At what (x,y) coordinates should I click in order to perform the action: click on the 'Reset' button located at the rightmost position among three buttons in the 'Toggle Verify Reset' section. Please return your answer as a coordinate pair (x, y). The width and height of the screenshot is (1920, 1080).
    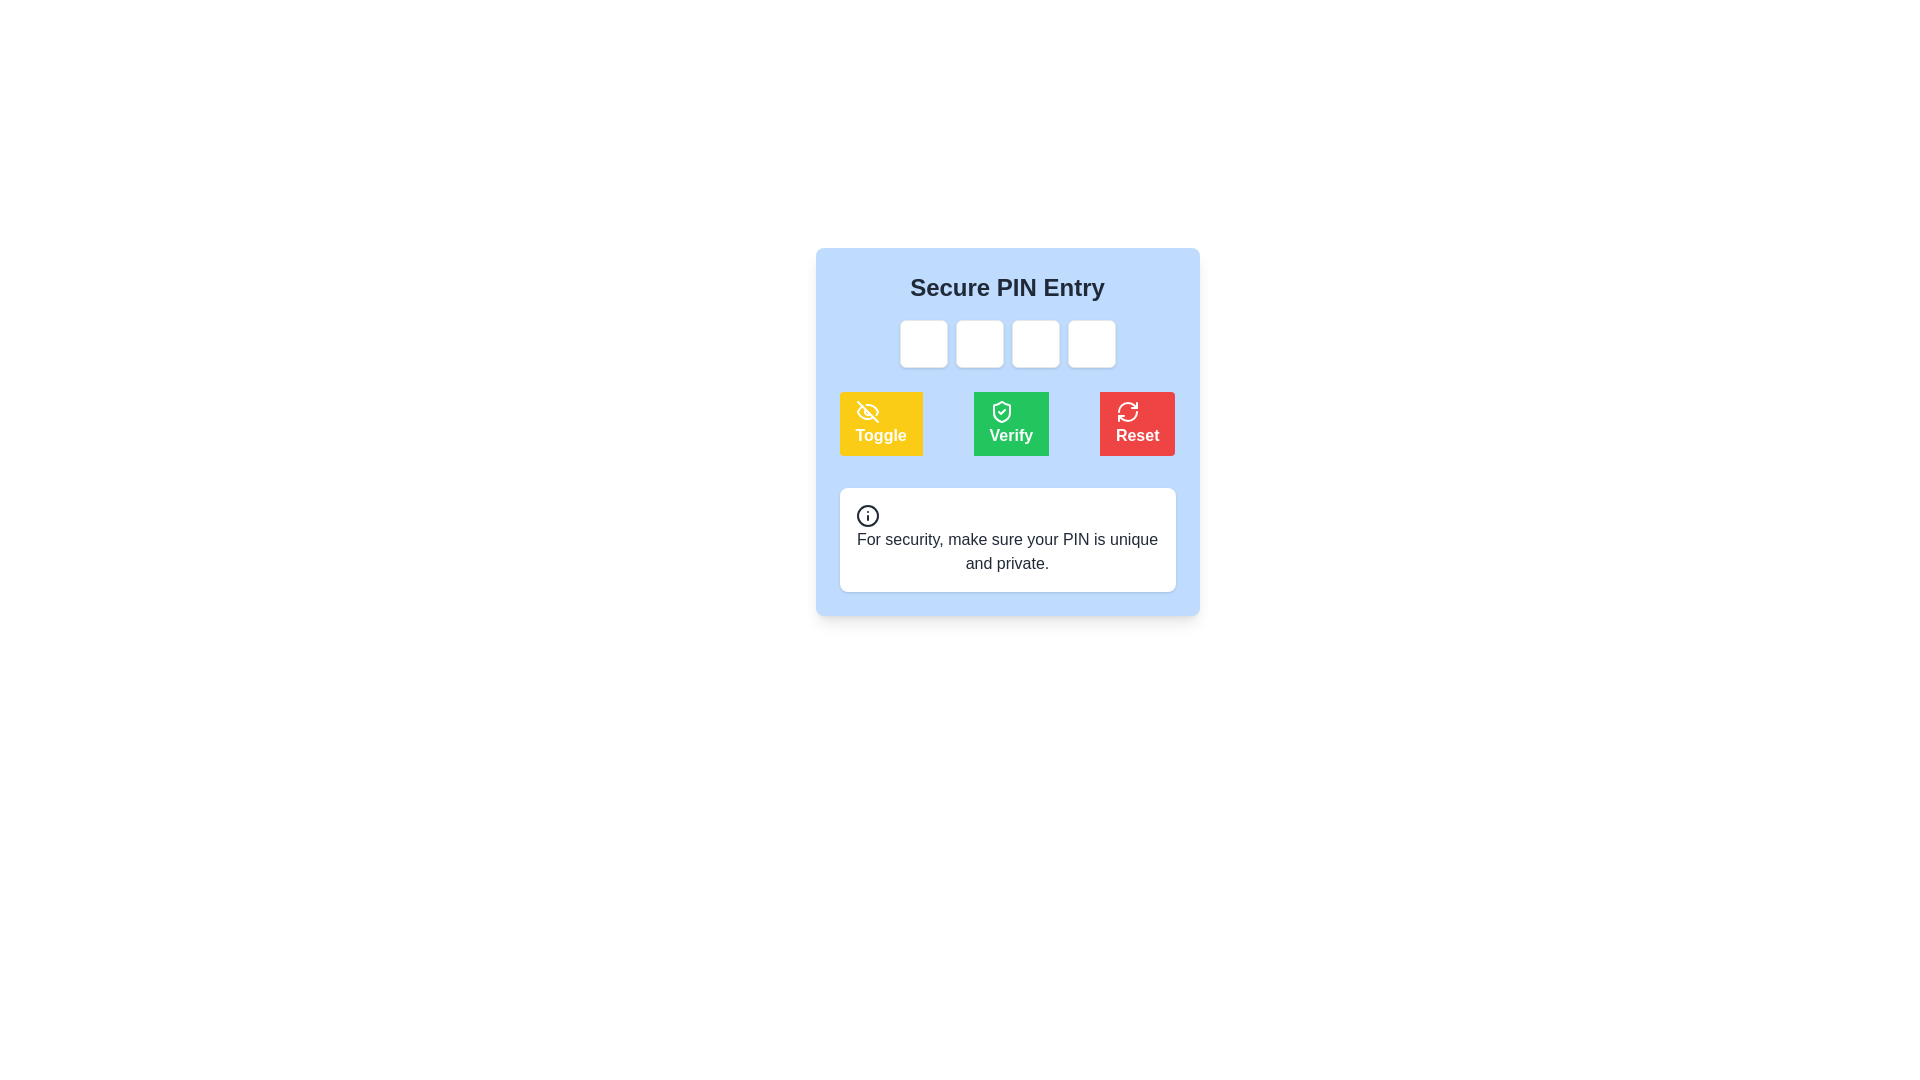
    Looking at the image, I should click on (1137, 423).